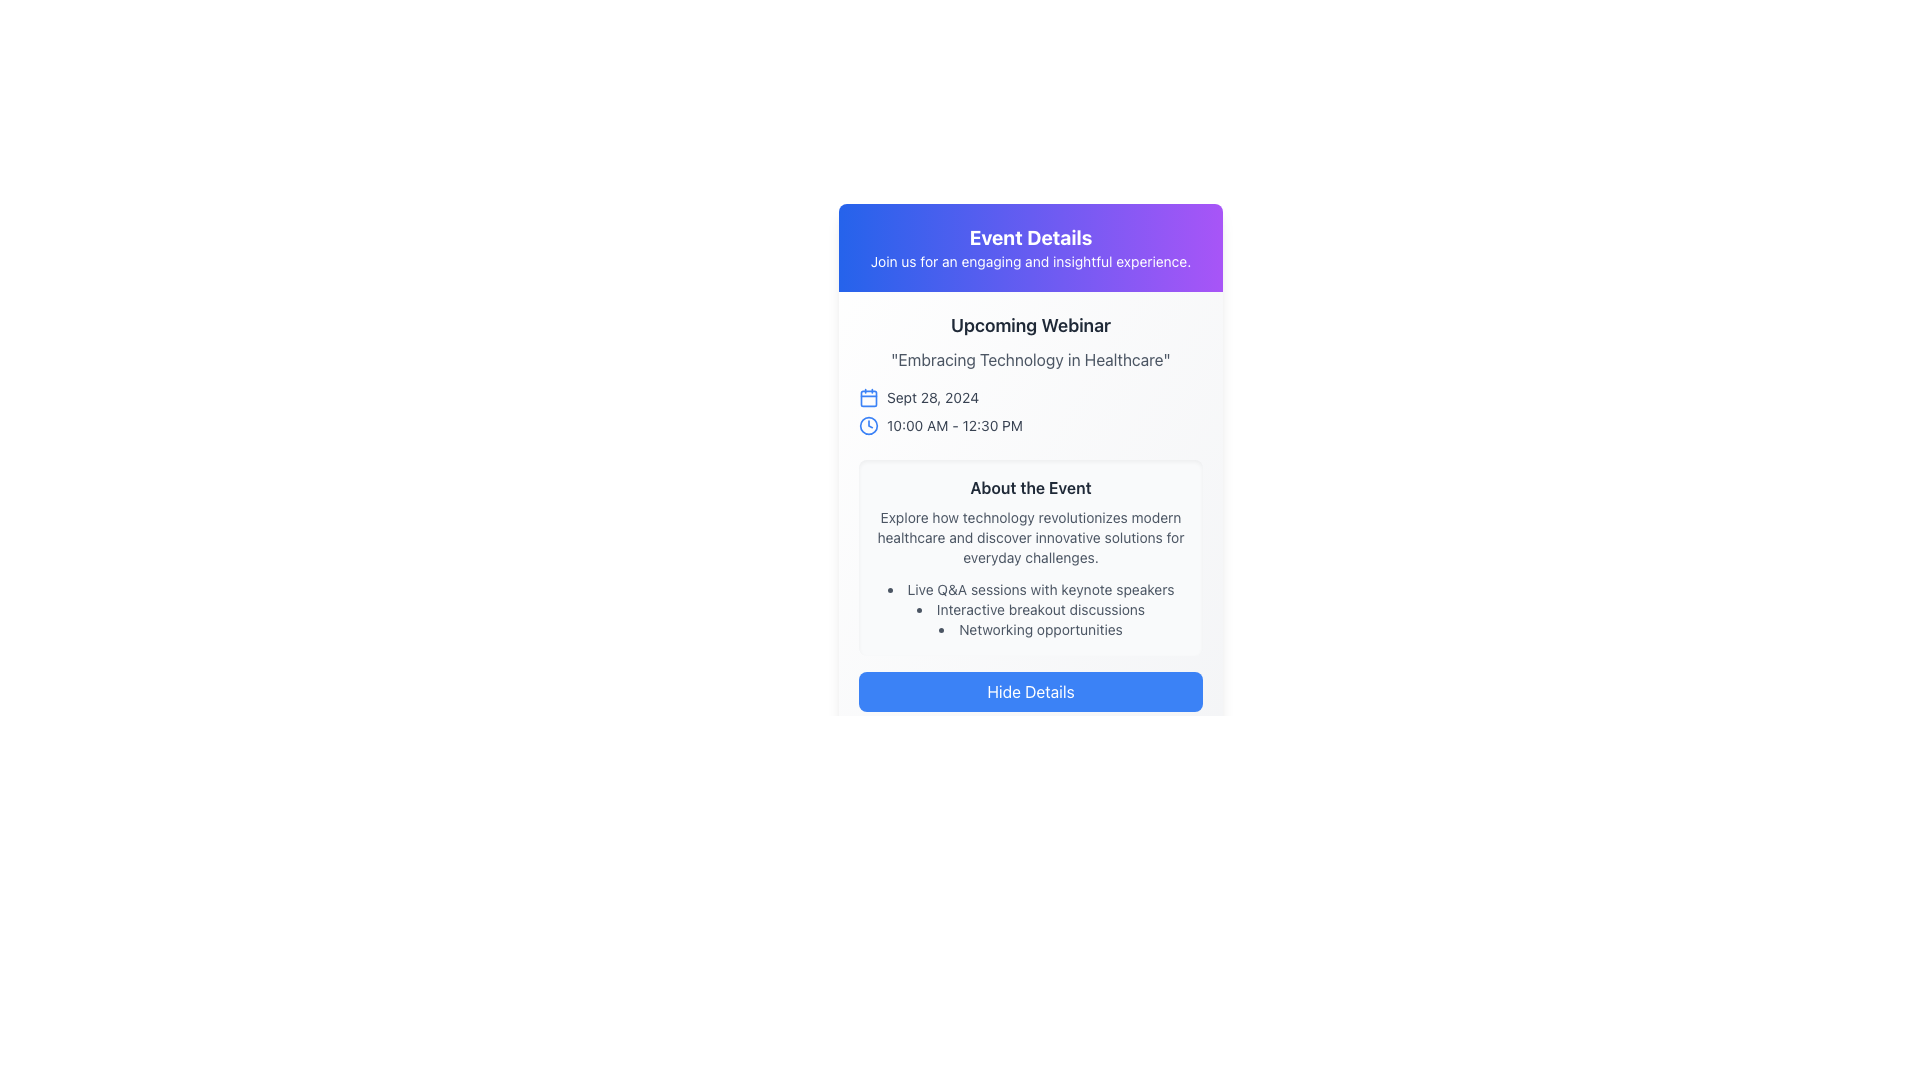  What do you see at coordinates (868, 424) in the screenshot?
I see `the outer circle of the clock icon in the Upcoming Webinar section, which is located beneath the title and to the right of the blue calendar icon` at bounding box center [868, 424].